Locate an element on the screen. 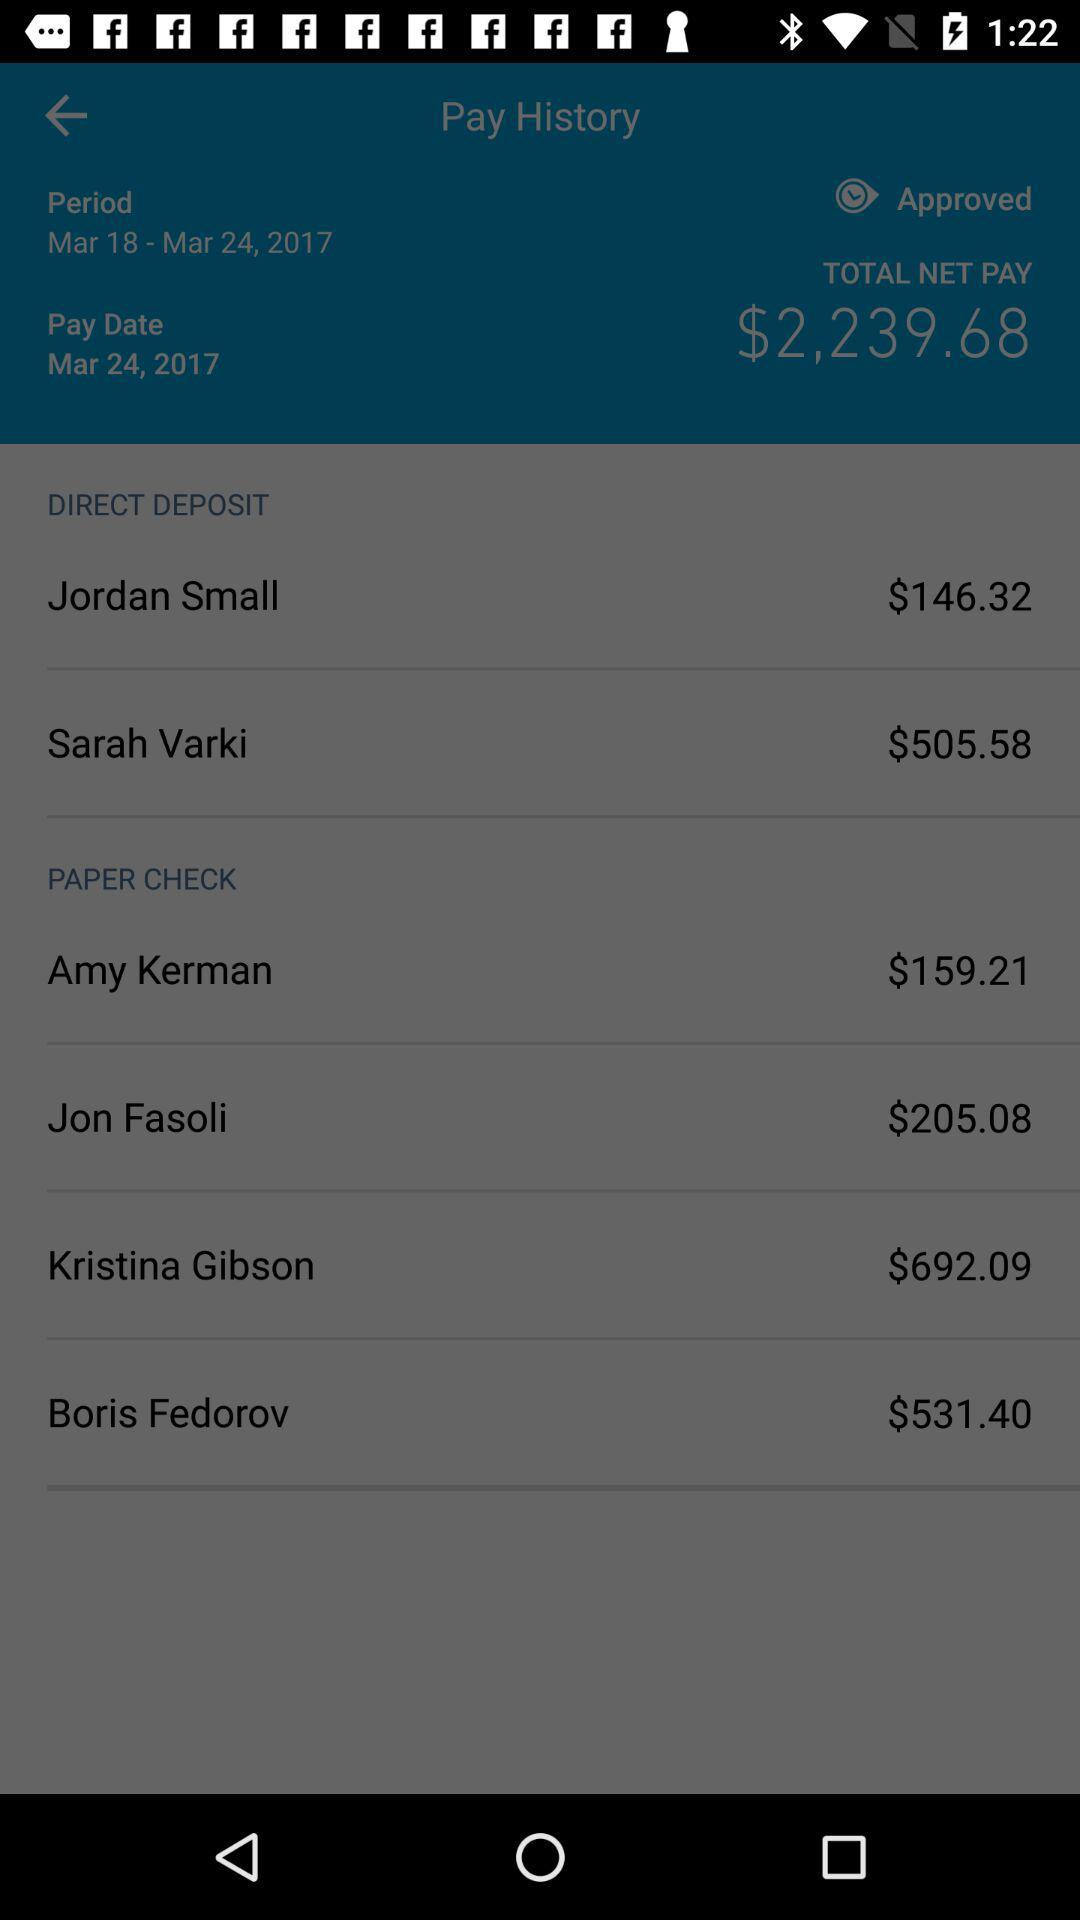 The image size is (1080, 1920). the $505.58 is located at coordinates (959, 741).